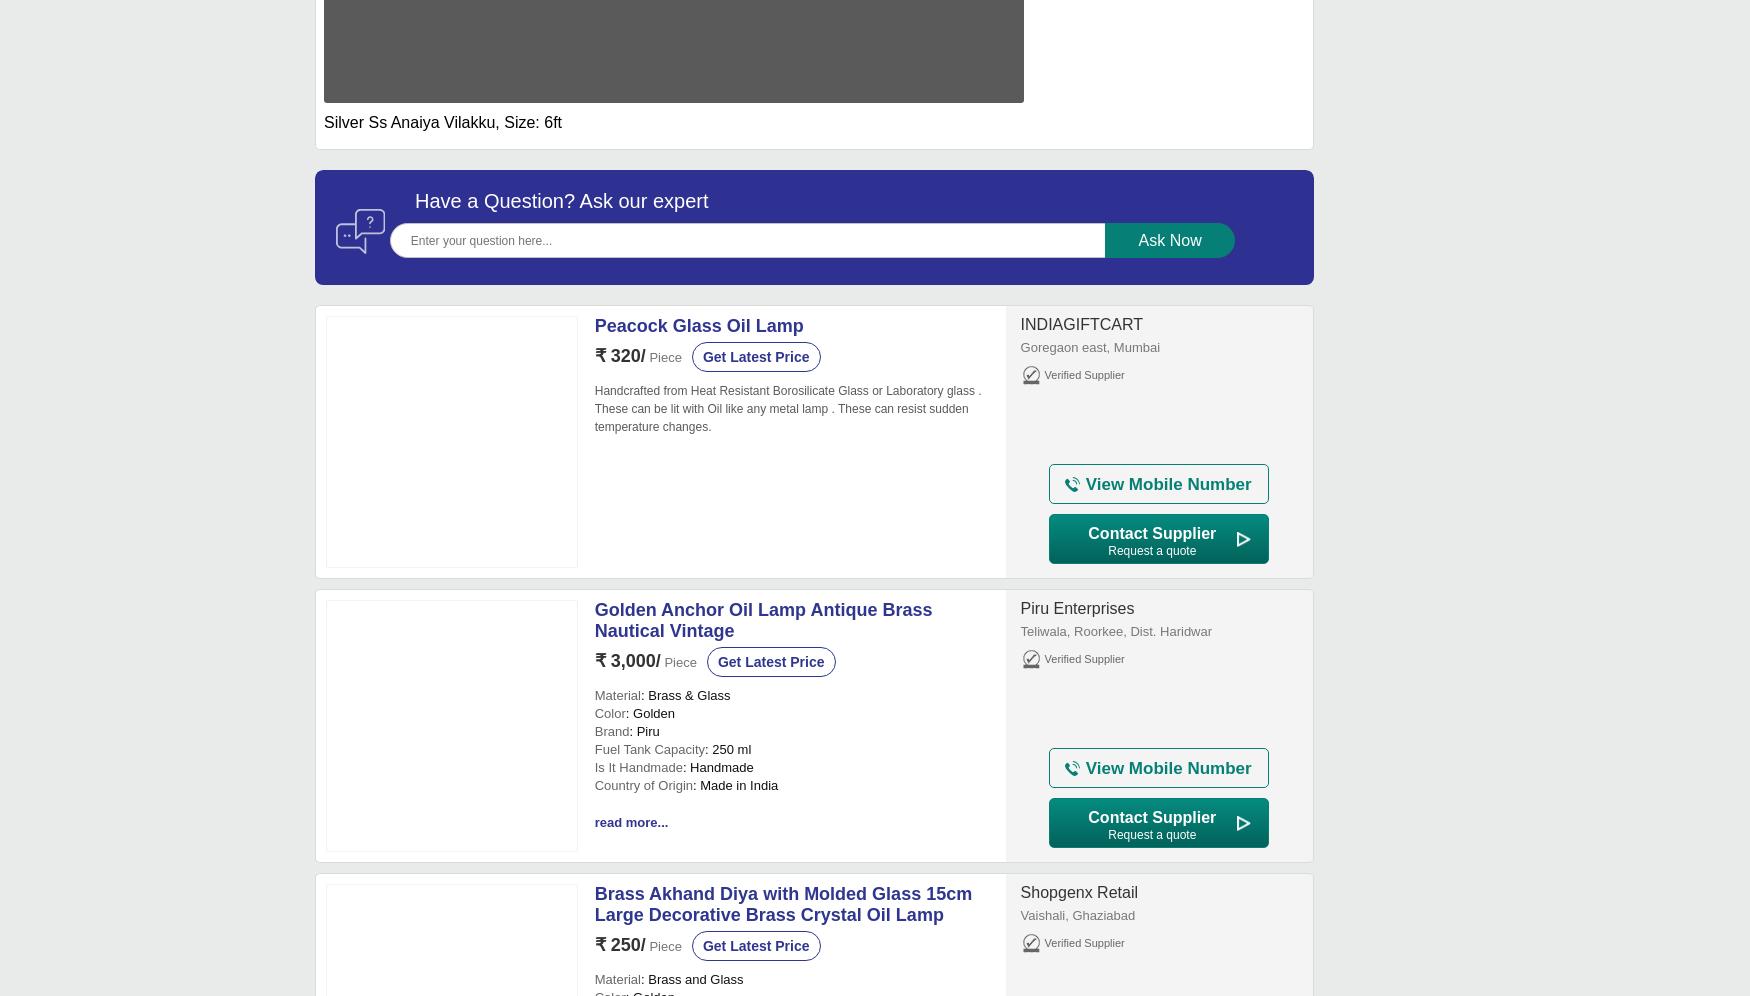 This screenshot has width=1750, height=996. I want to click on ':  Piru', so click(643, 730).